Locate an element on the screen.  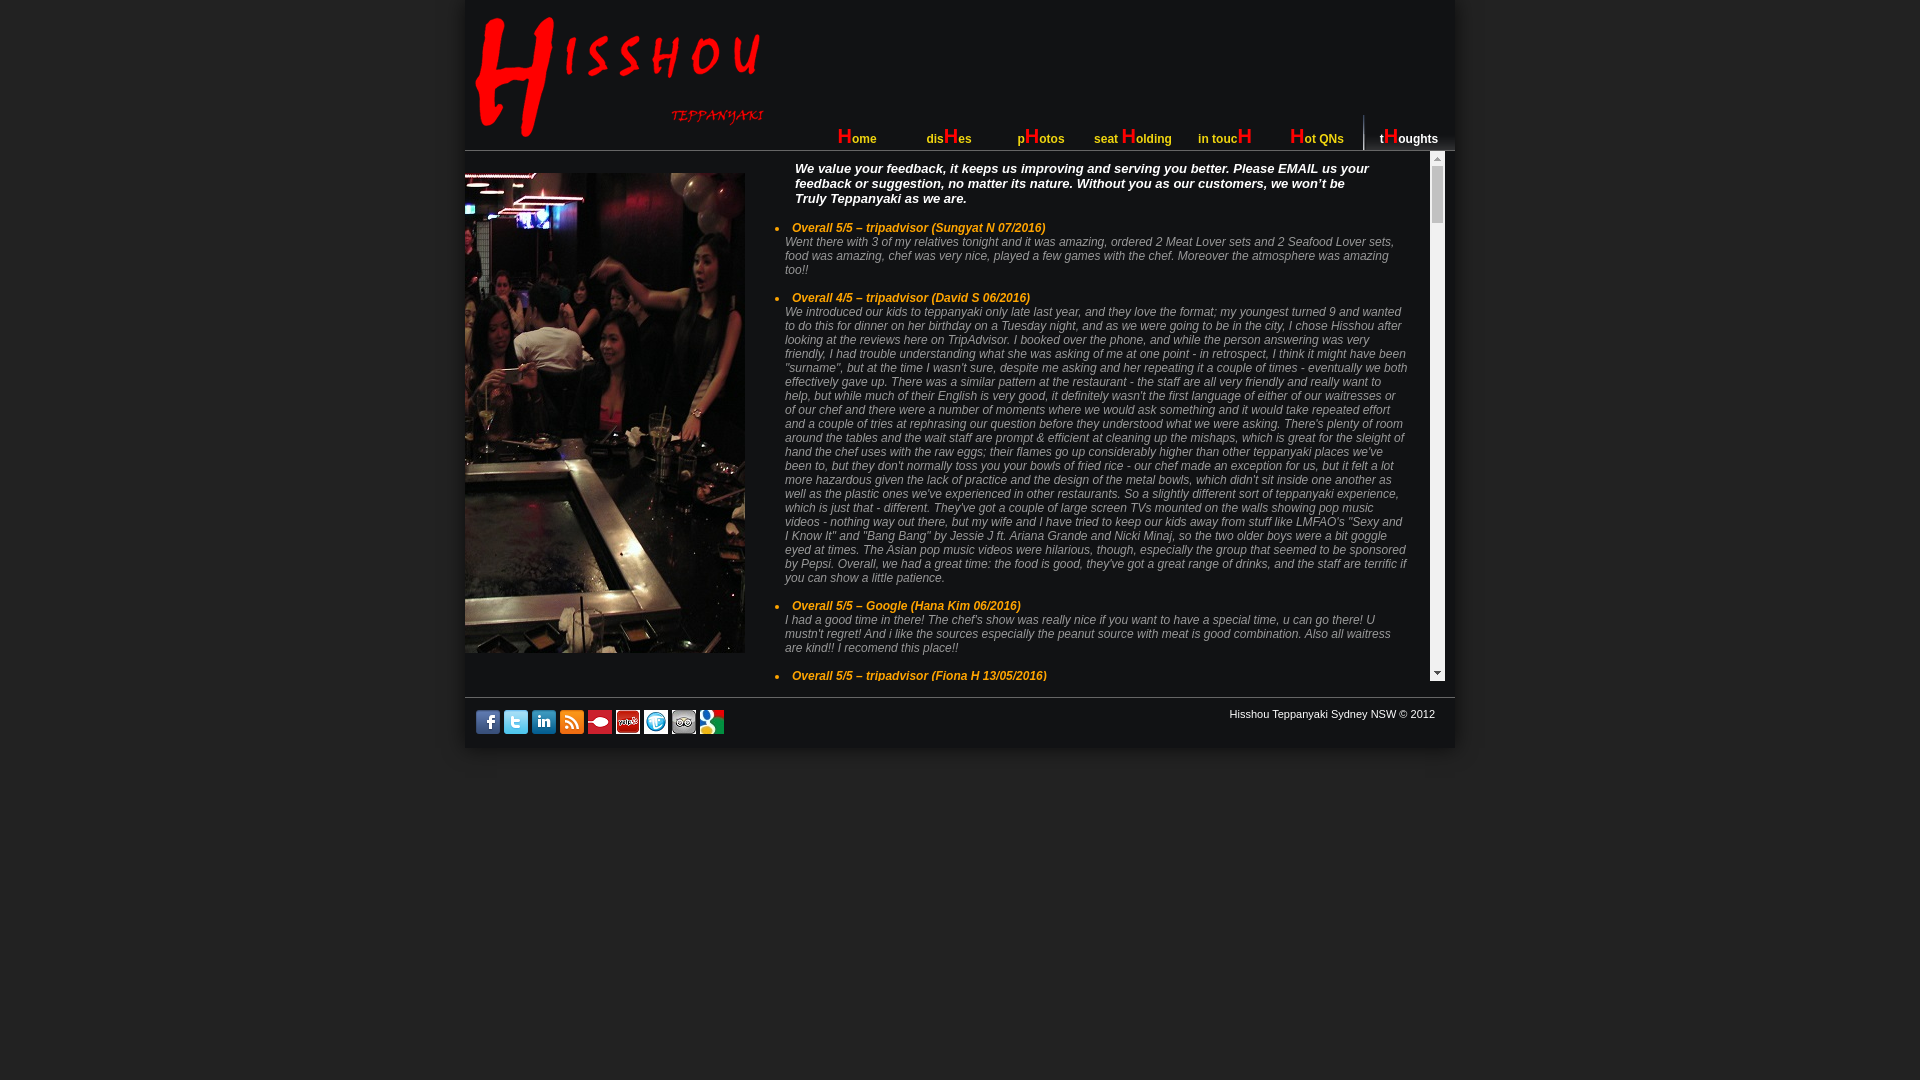
'pHotos' is located at coordinates (1040, 131).